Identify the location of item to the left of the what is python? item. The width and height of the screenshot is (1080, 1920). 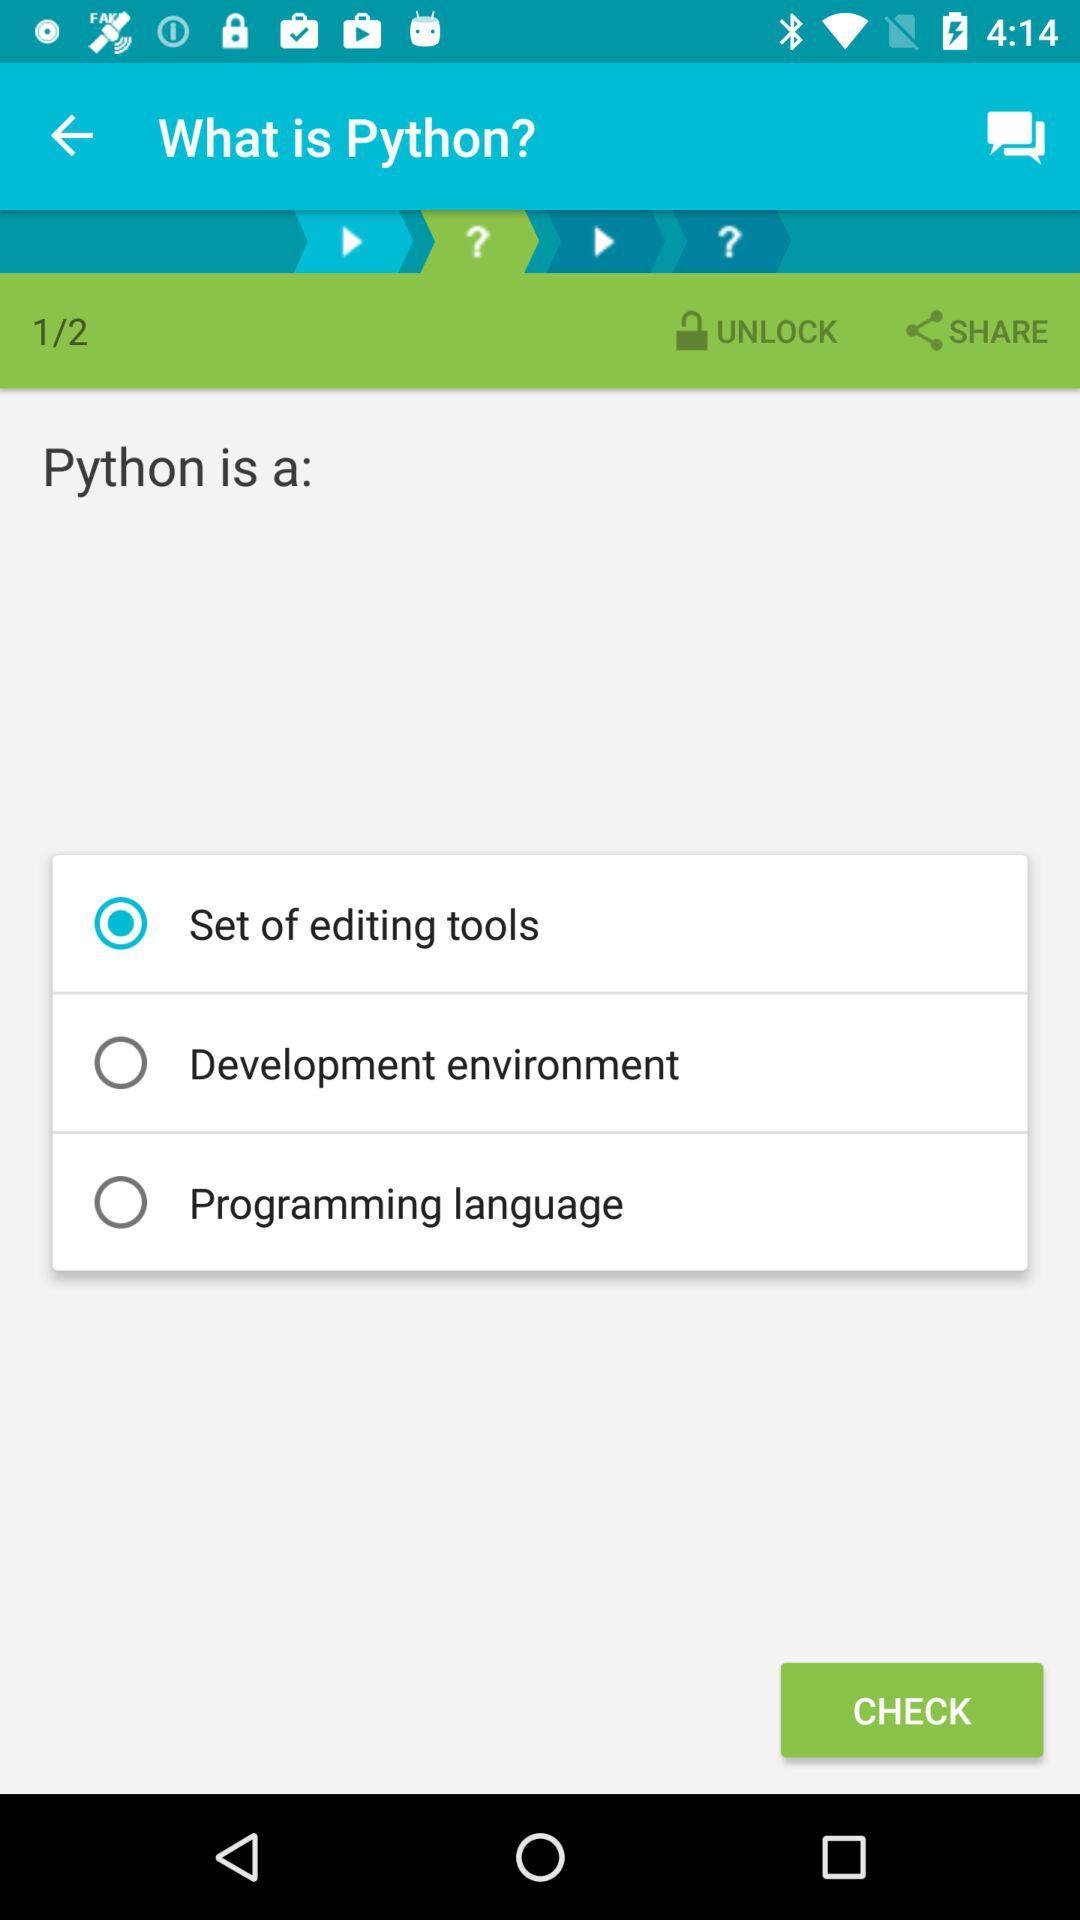
(72, 135).